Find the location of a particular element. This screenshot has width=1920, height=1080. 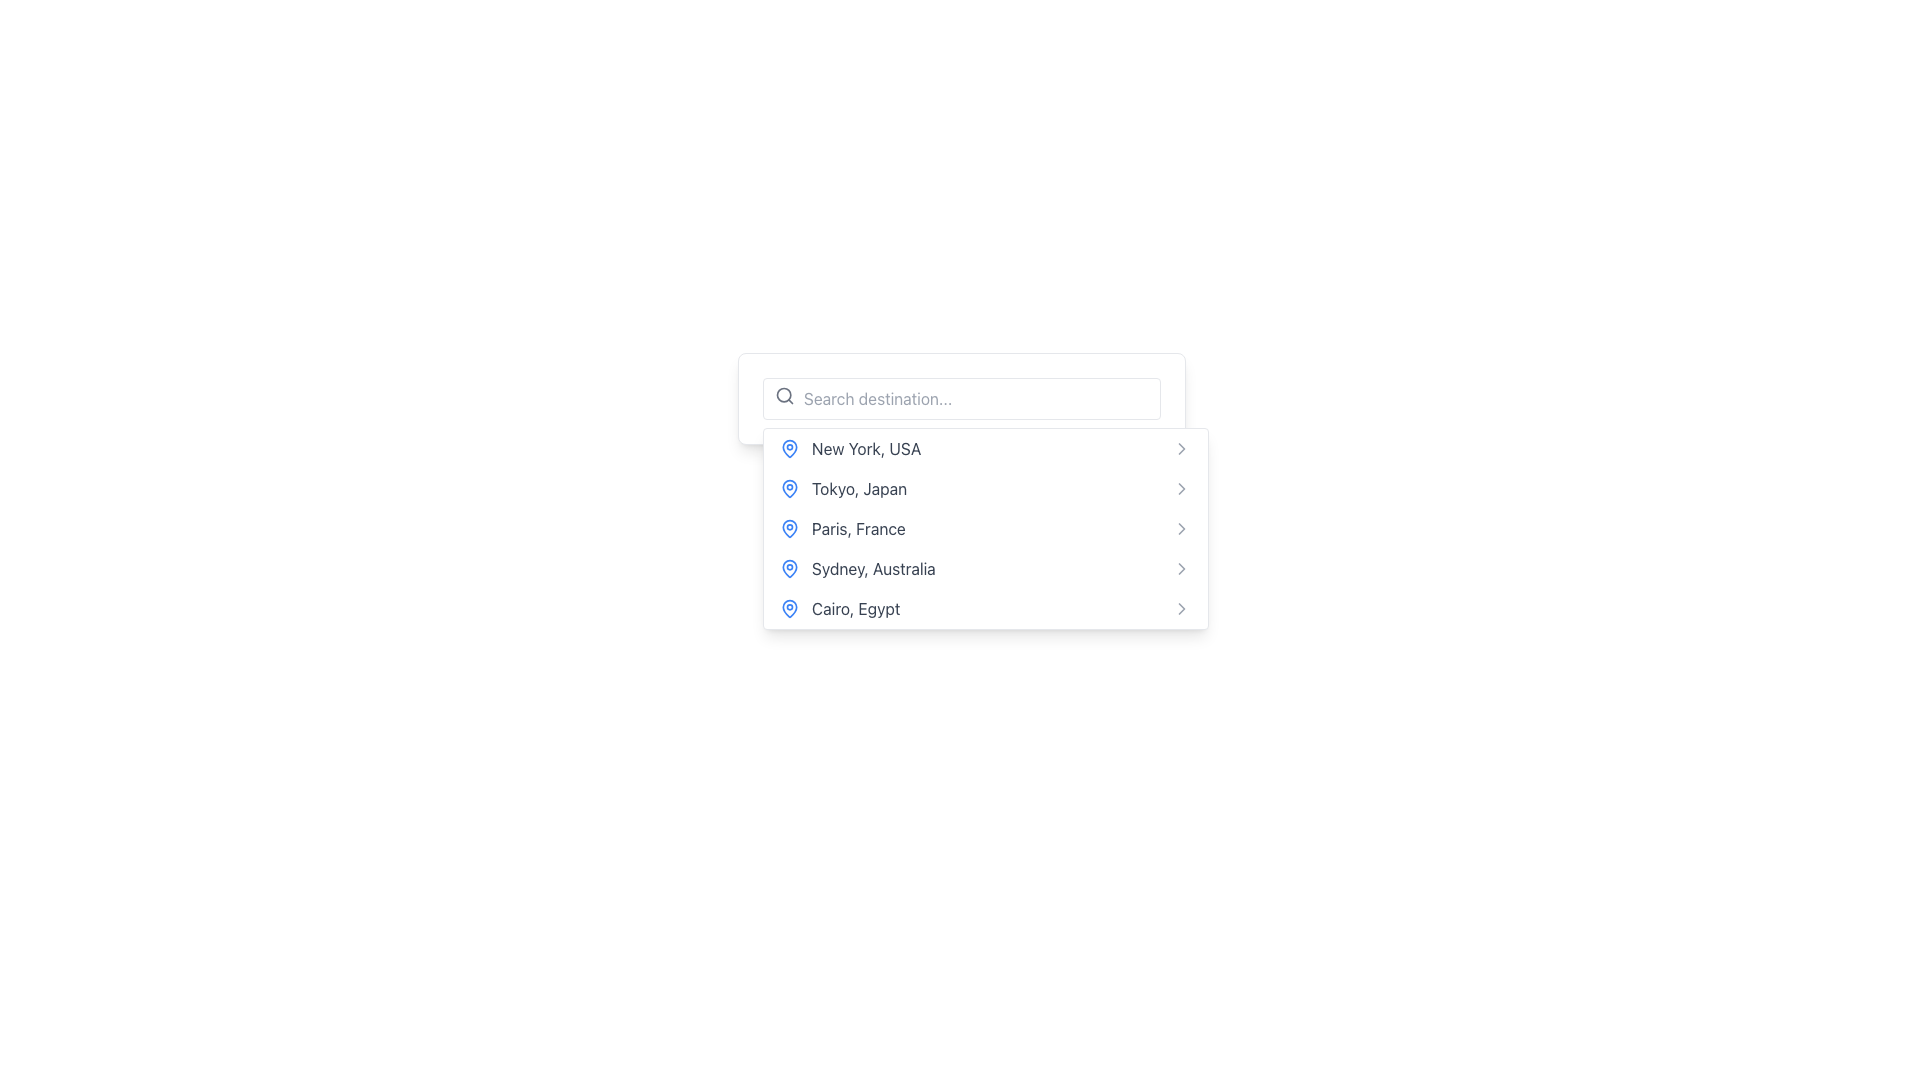

the Chevron Right icon next is located at coordinates (1181, 489).